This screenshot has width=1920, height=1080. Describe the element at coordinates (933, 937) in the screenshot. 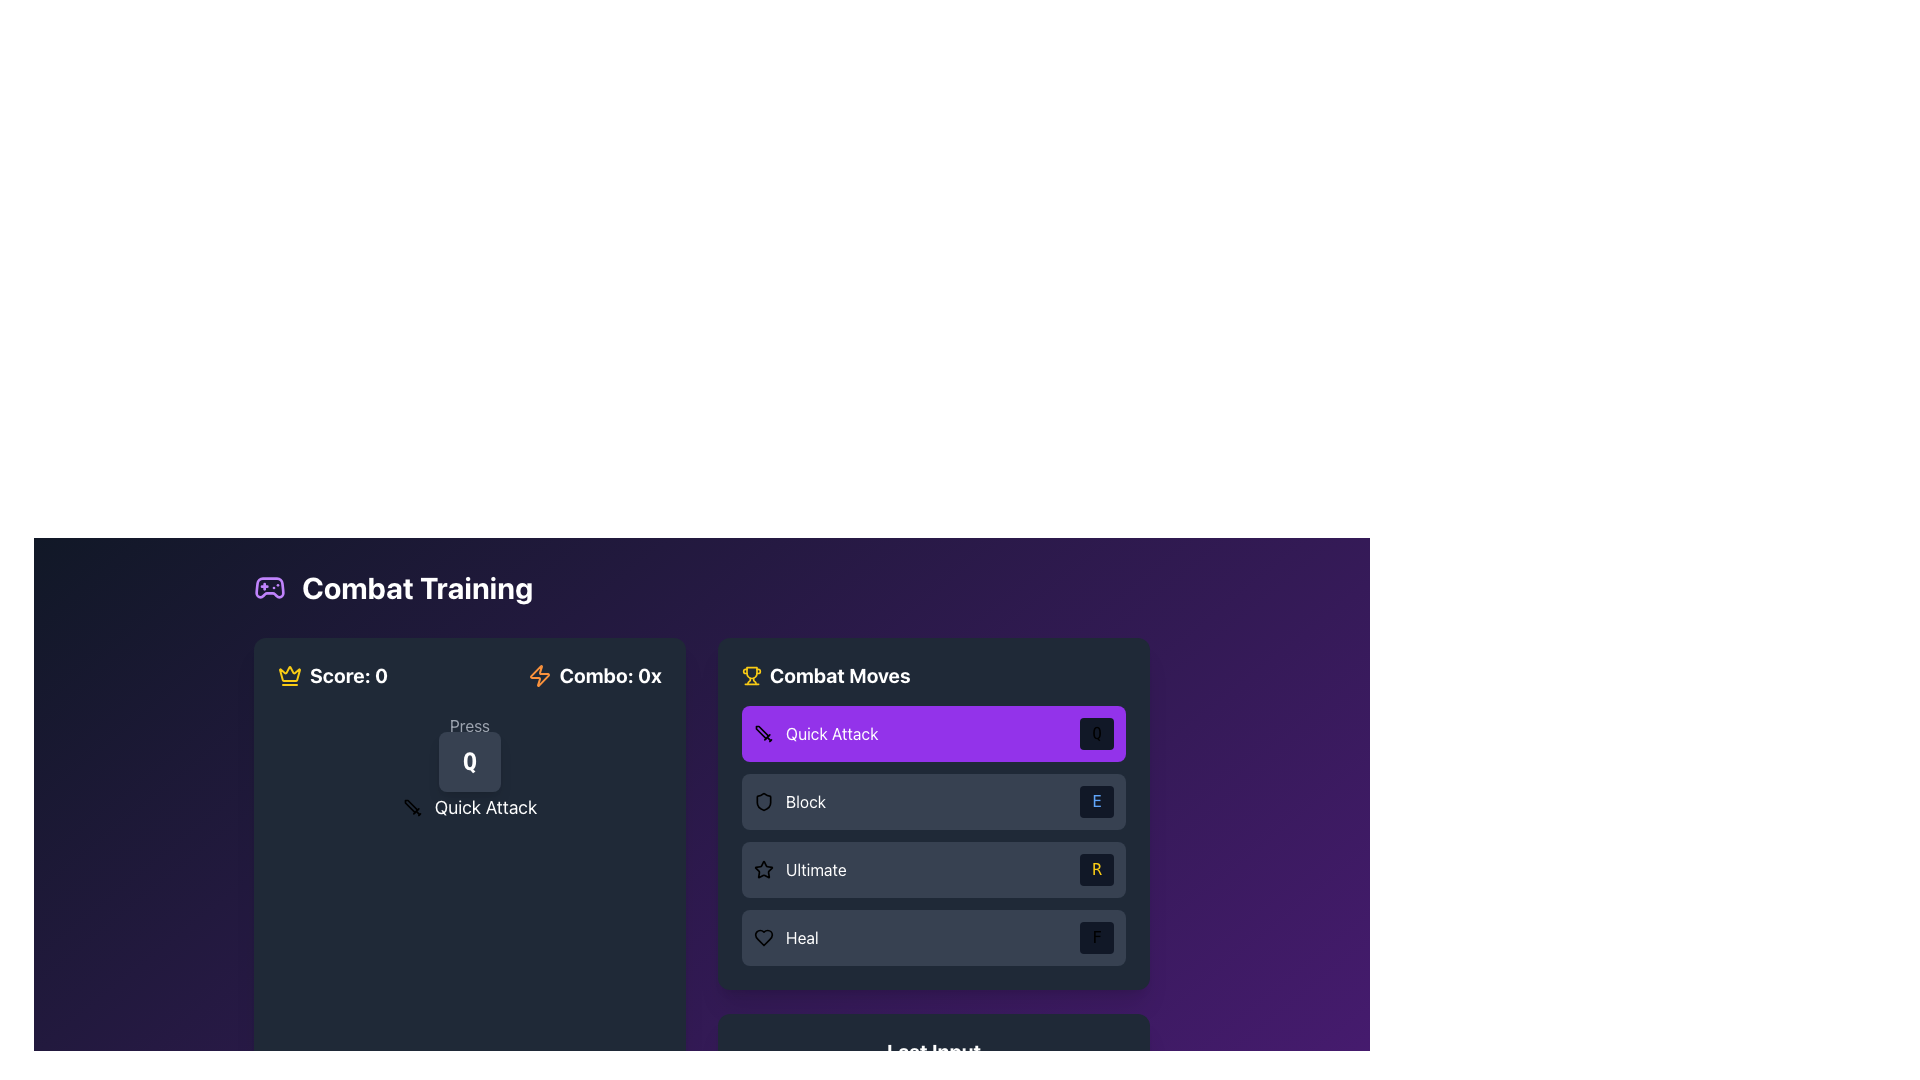

I see `the 'Heal' command option in the 'Combat Moves' section` at that location.